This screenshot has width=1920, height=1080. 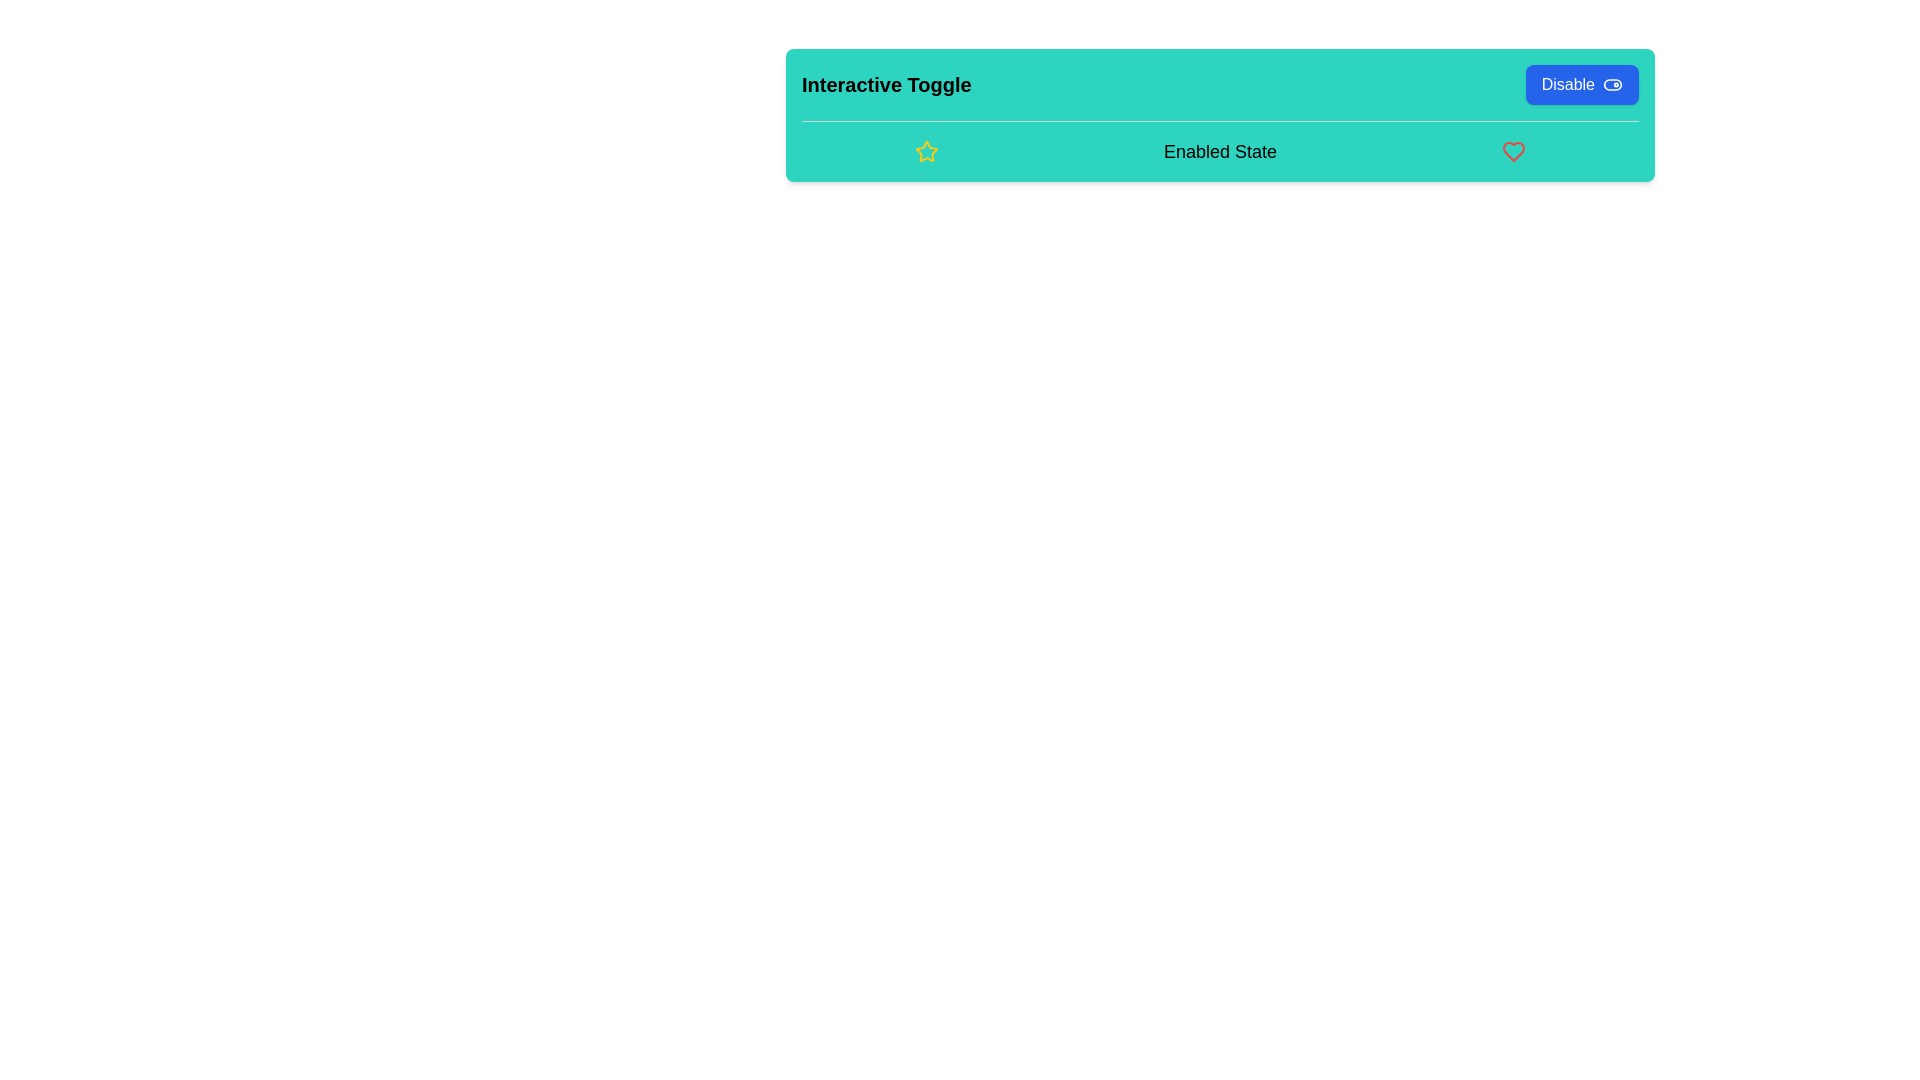 What do you see at coordinates (1219, 150) in the screenshot?
I see `the informational text label that displays 'Enabled State', which is centered between a yellow star icon on the left and a red heart icon on the right` at bounding box center [1219, 150].